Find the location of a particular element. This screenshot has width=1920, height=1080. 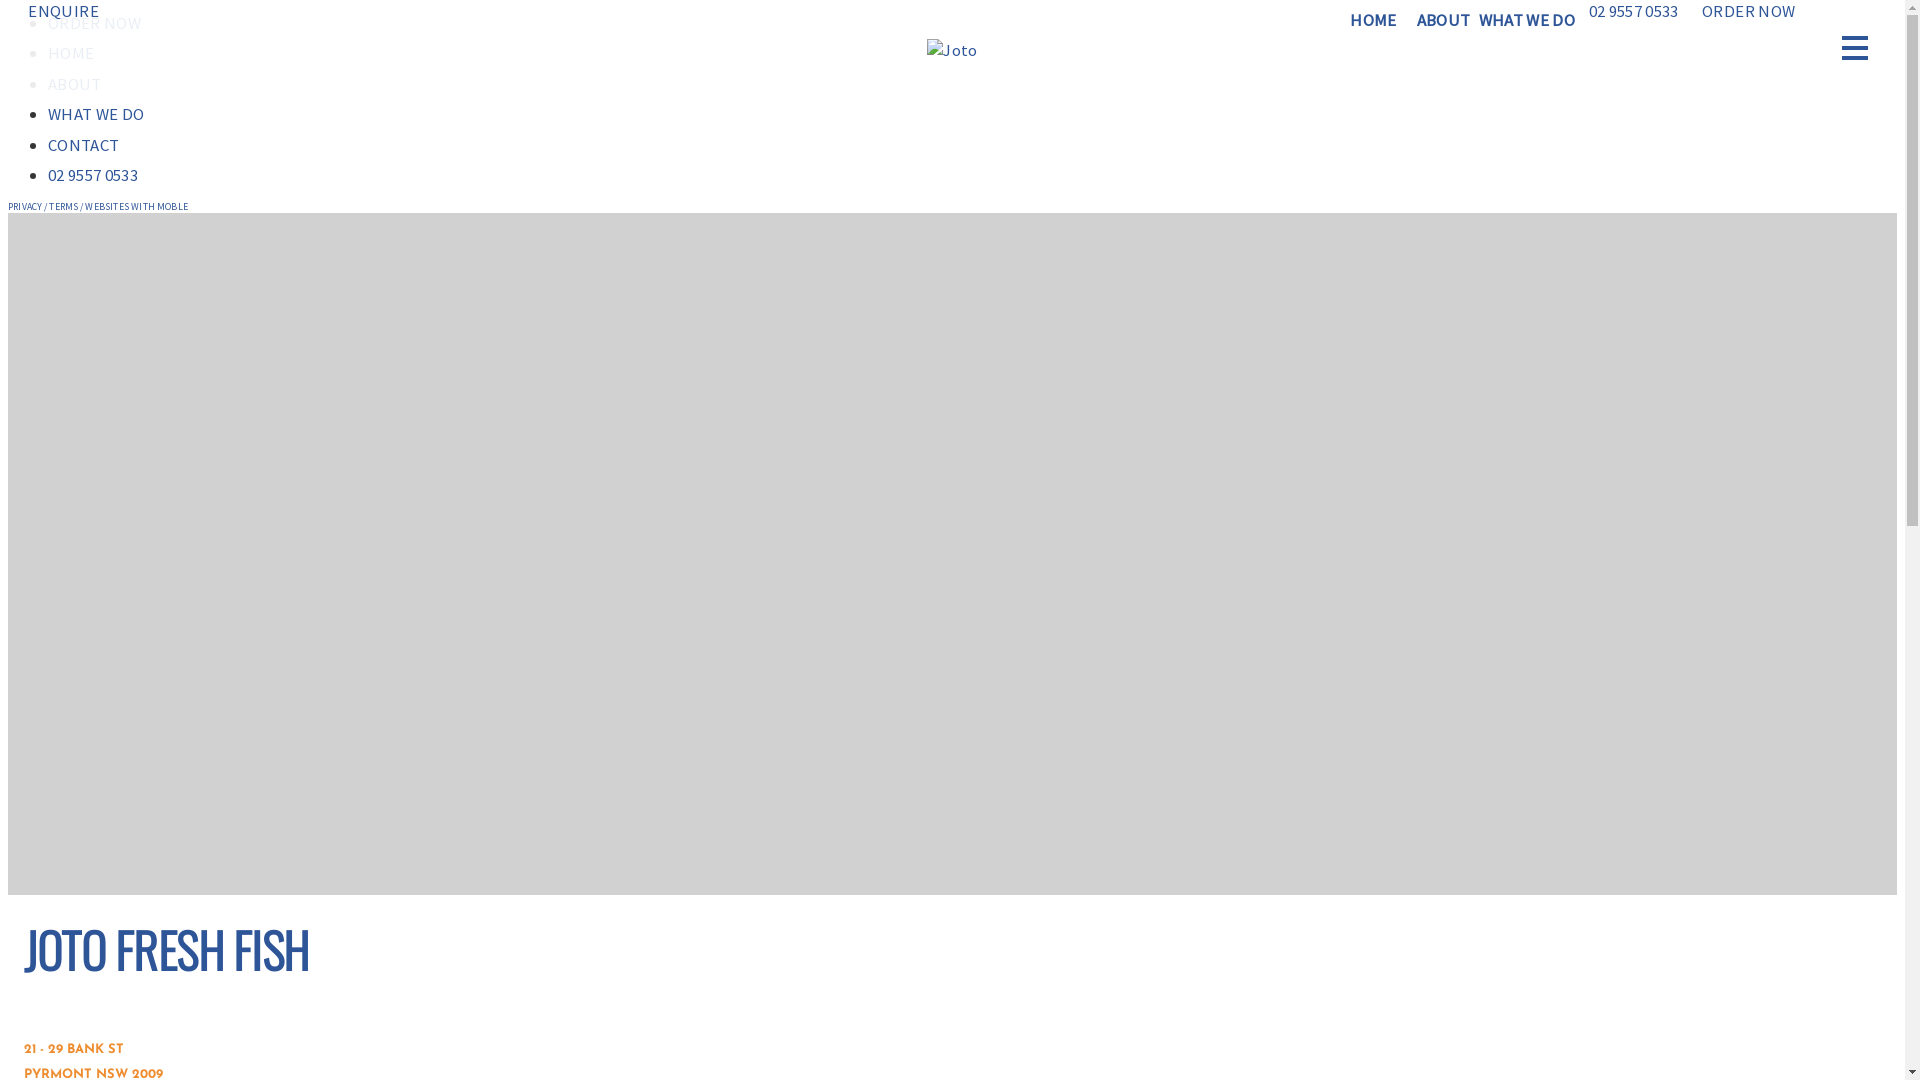

'WEBSITES WITH MOBLE' is located at coordinates (135, 206).